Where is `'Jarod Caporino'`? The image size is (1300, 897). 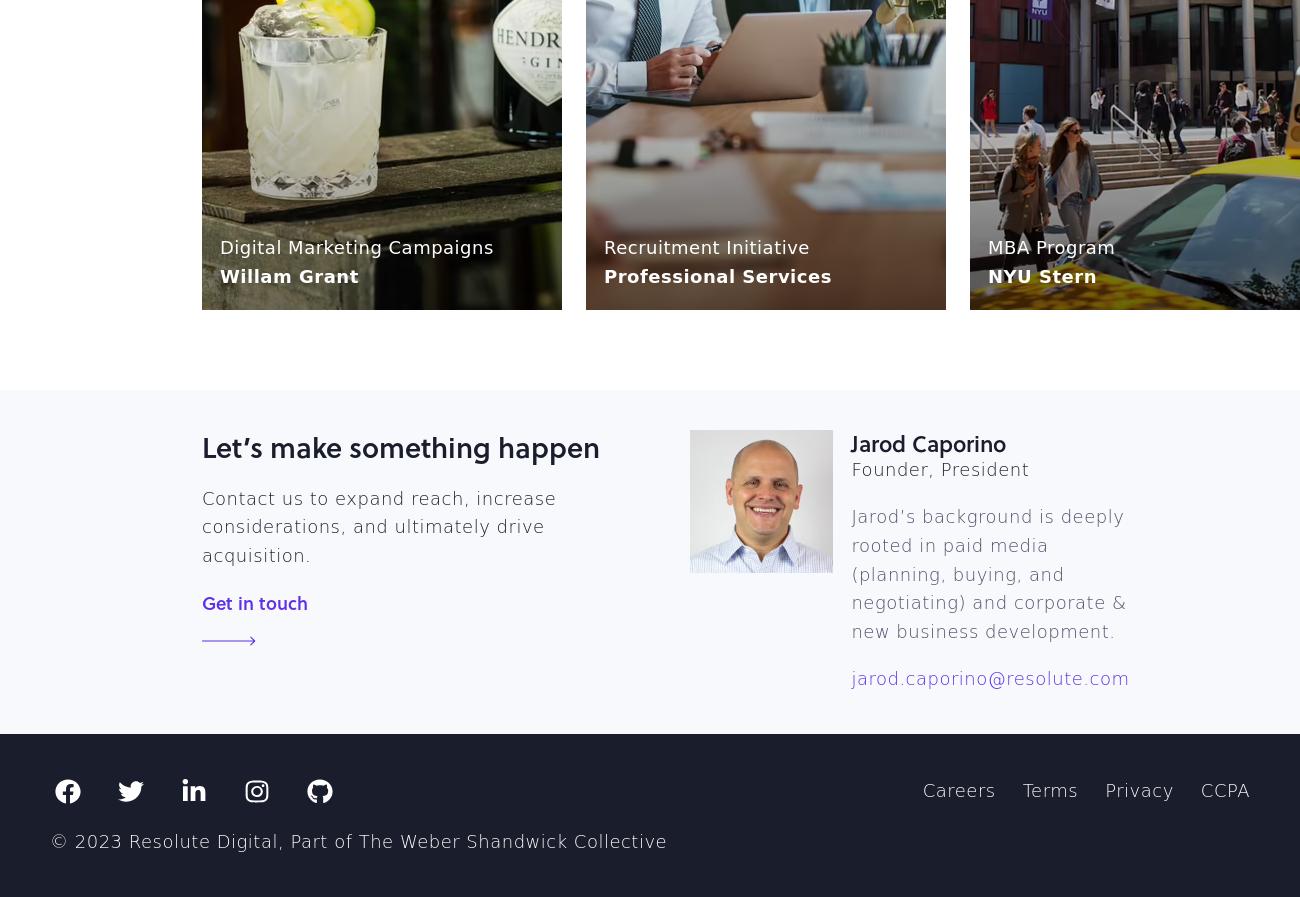 'Jarod Caporino' is located at coordinates (928, 441).